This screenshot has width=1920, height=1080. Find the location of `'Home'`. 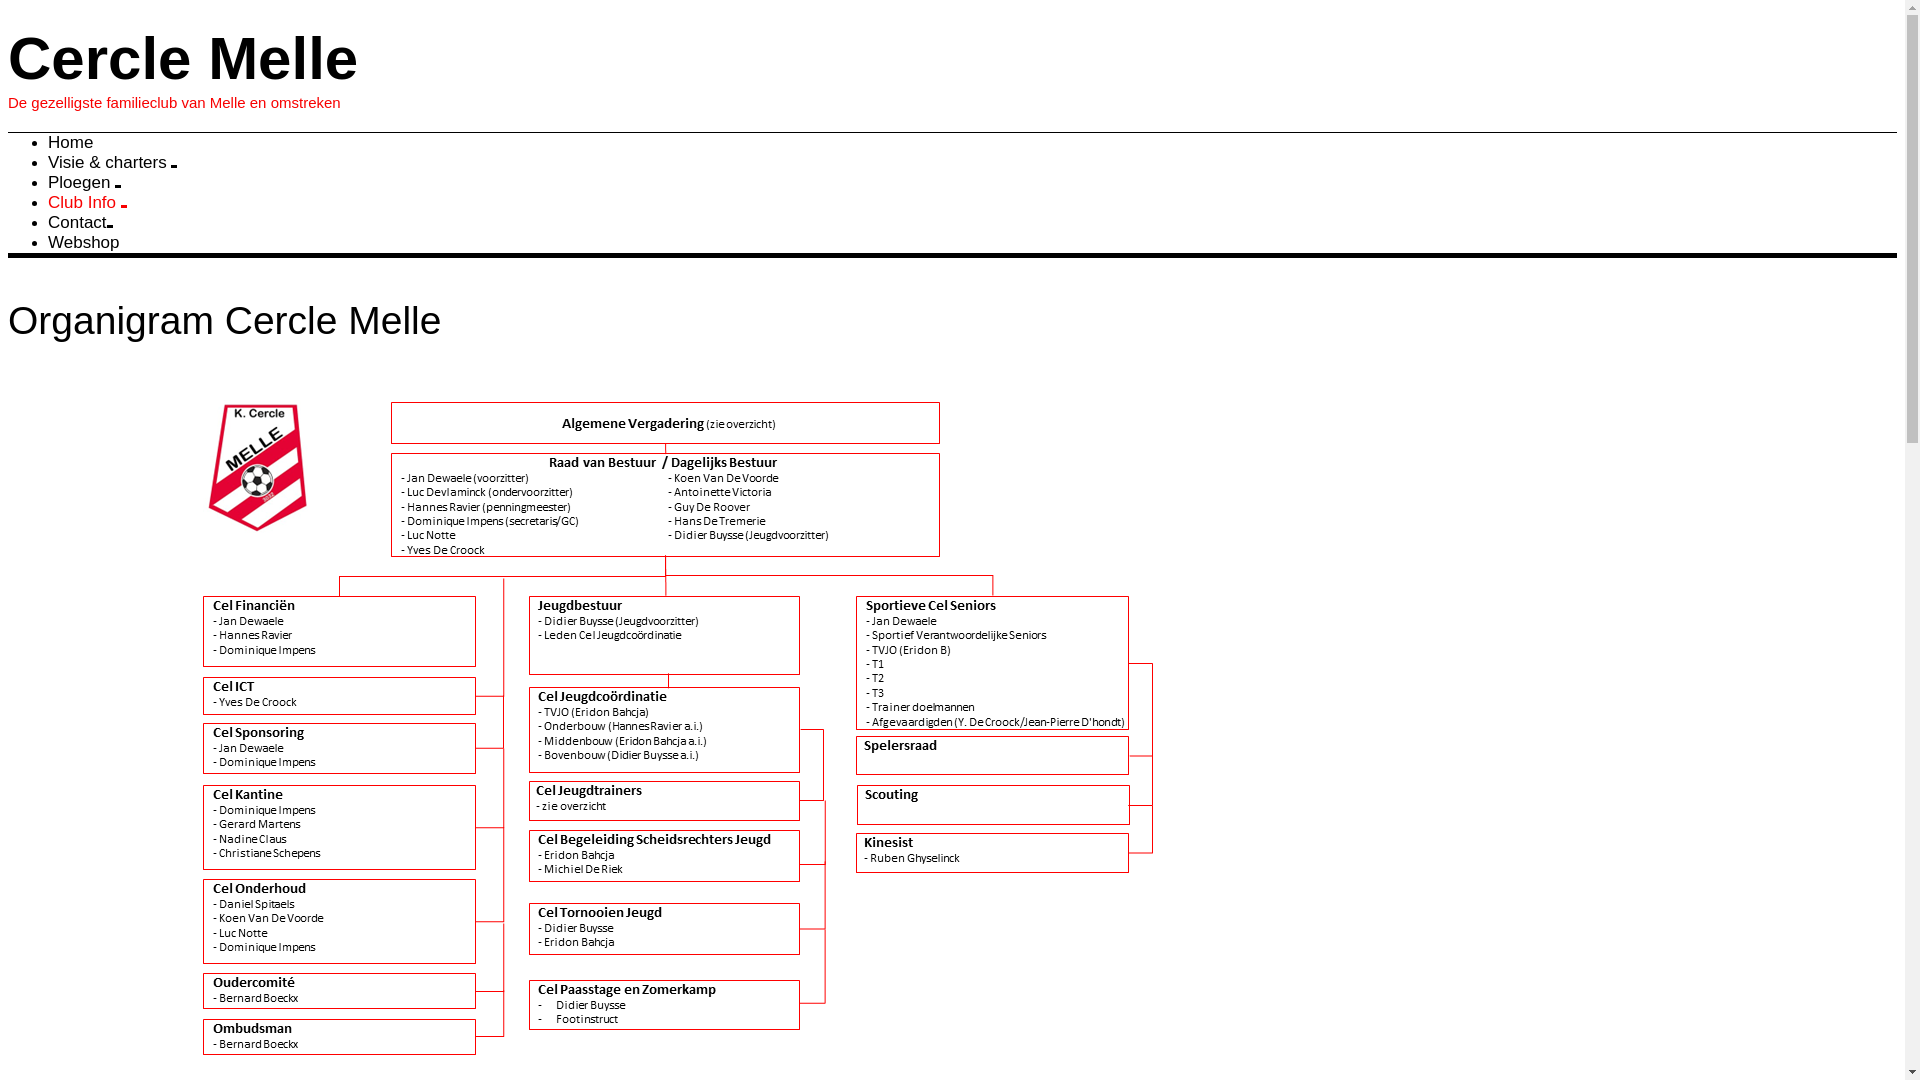

'Home' is located at coordinates (70, 141).